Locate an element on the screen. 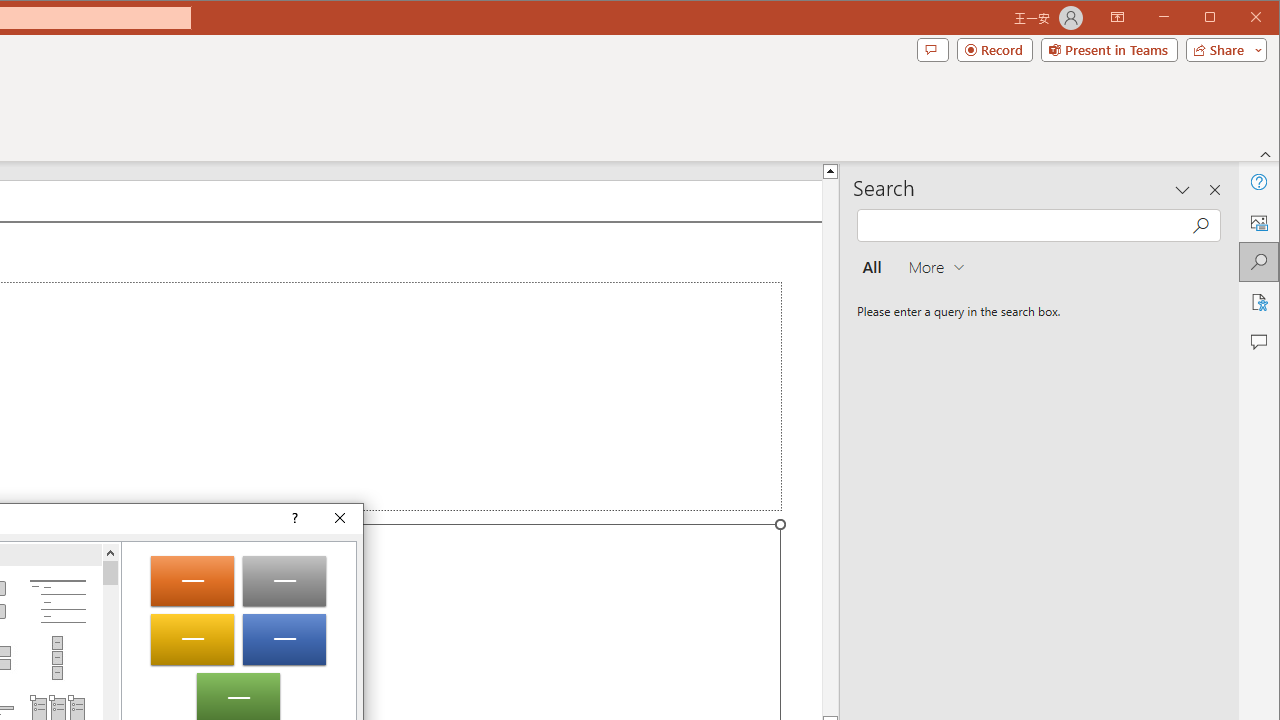  'Context help' is located at coordinates (292, 518).